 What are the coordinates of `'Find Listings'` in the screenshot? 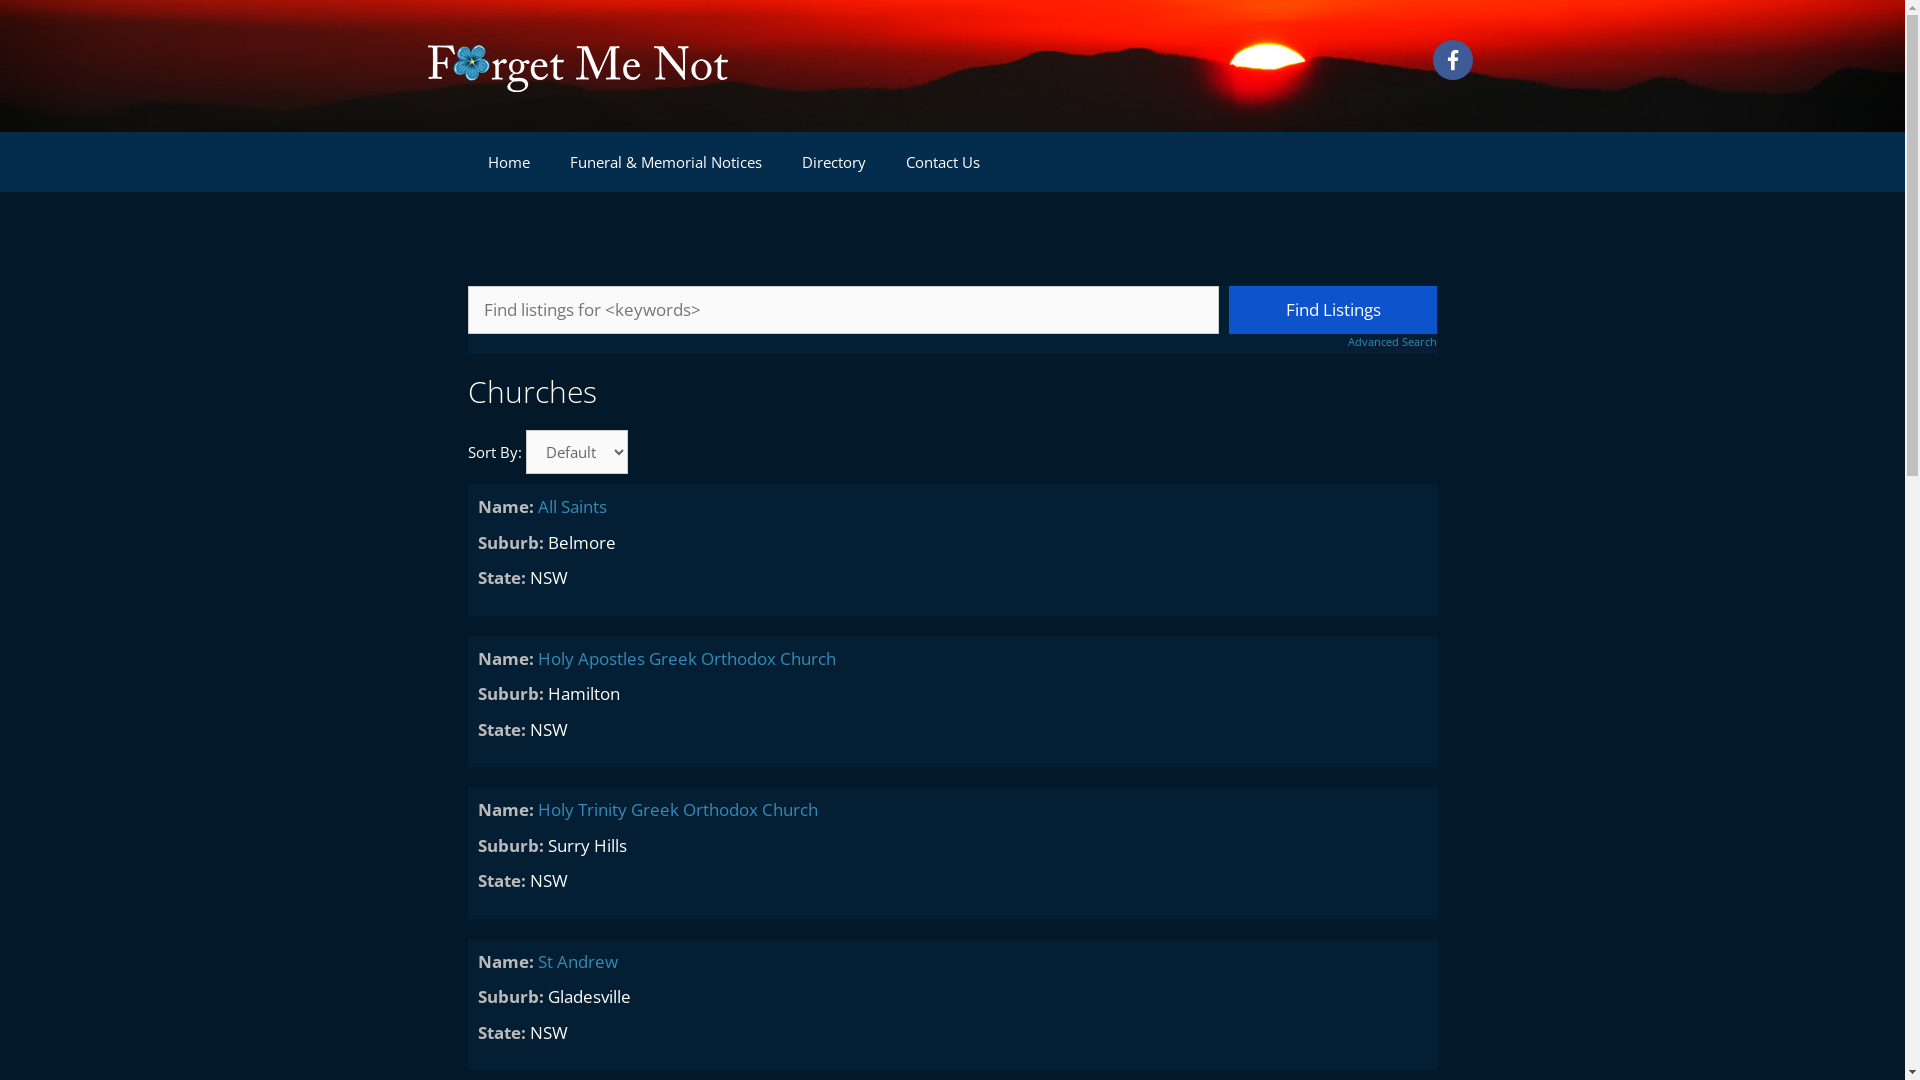 It's located at (1333, 309).